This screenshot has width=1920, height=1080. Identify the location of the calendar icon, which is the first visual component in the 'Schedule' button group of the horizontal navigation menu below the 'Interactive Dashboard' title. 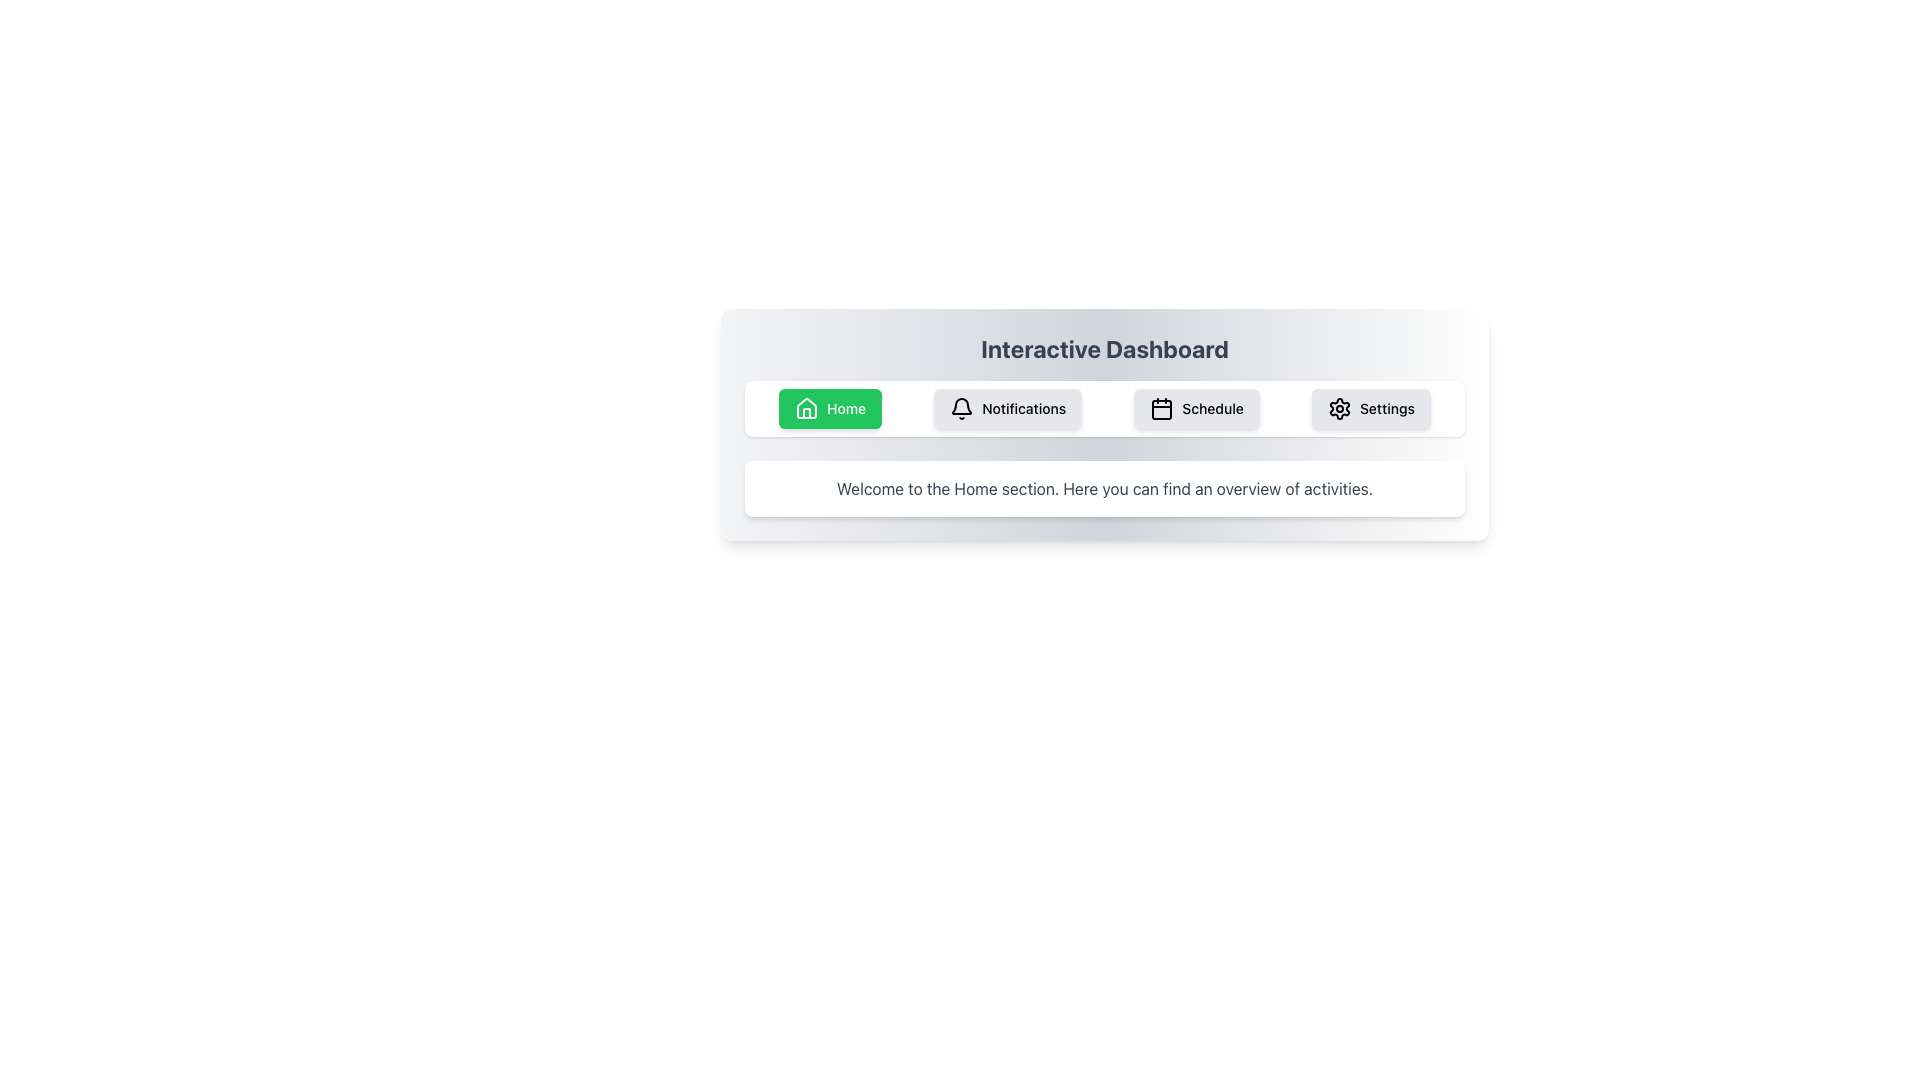
(1162, 407).